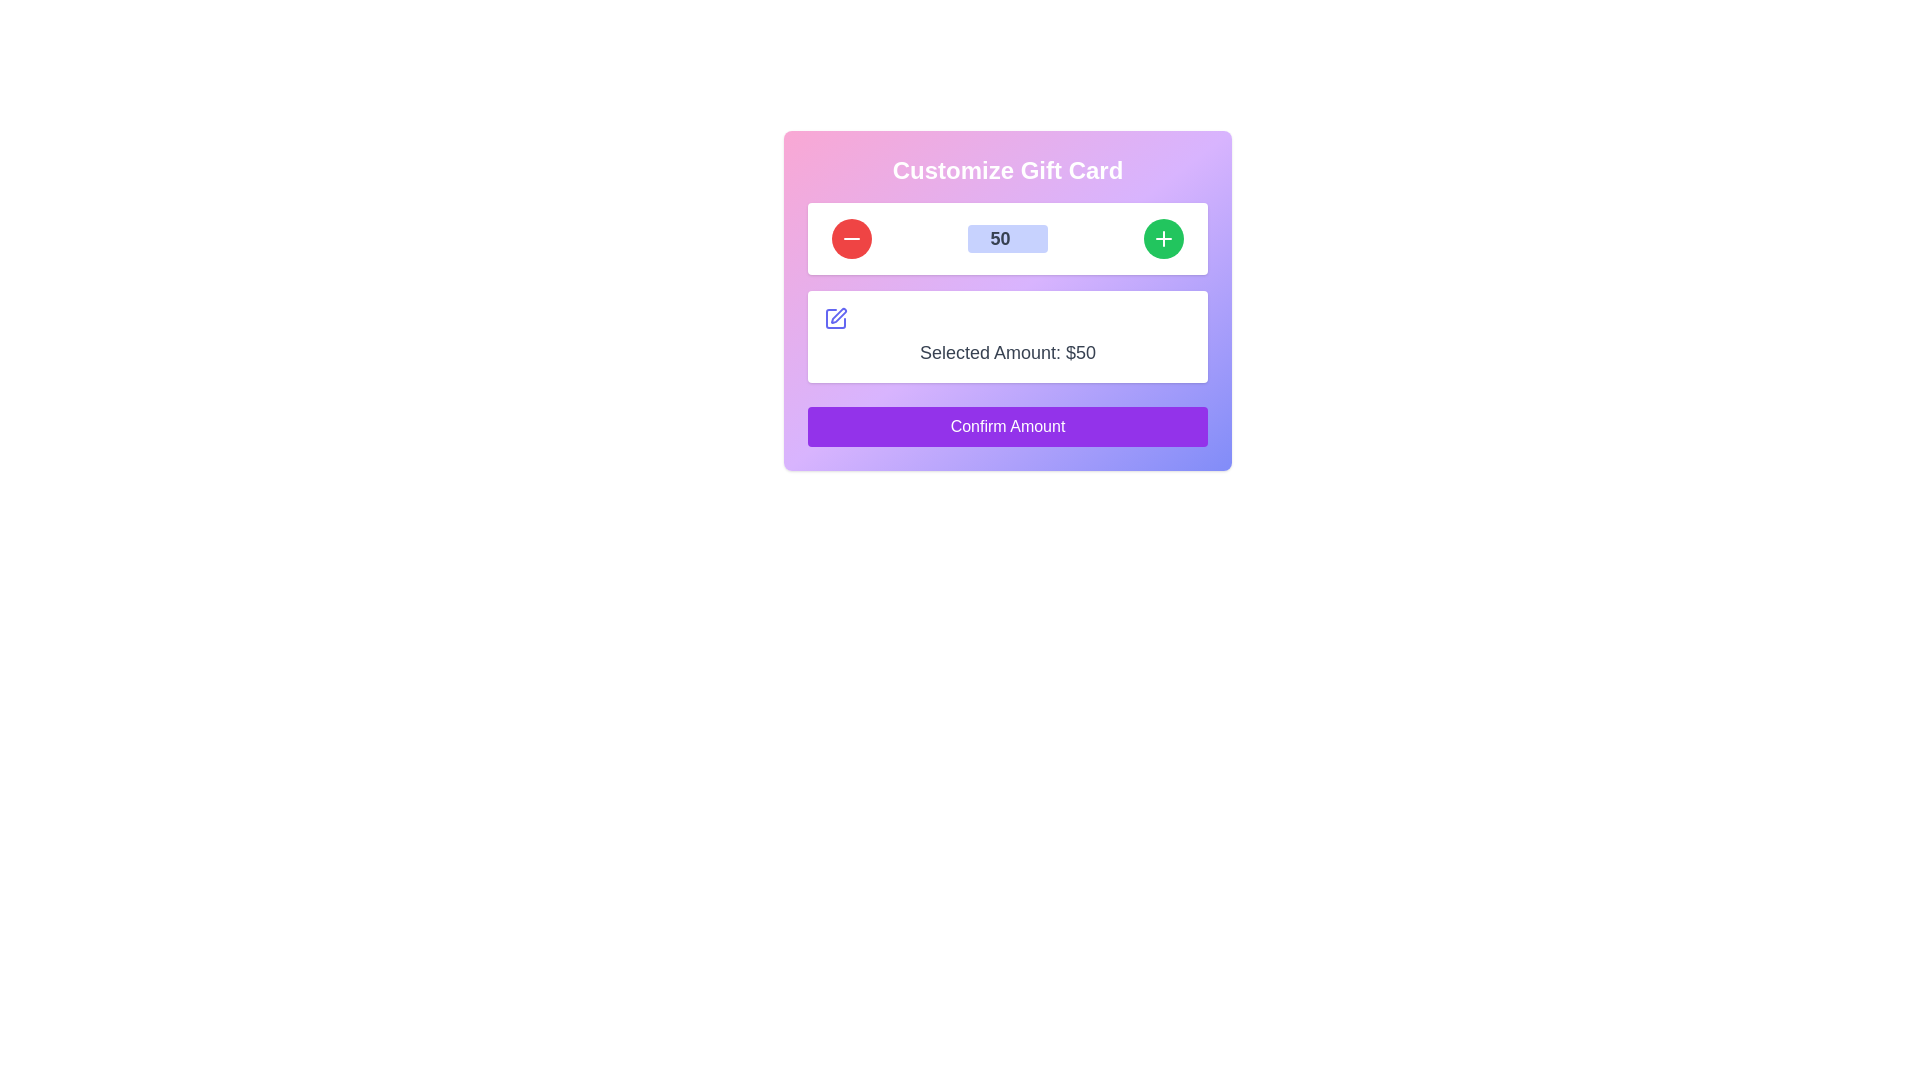  I want to click on the square icon button with a pen symbol inside, located beneath the amount adjustment buttons and above the text 'Selected Amount: $50', so click(835, 318).